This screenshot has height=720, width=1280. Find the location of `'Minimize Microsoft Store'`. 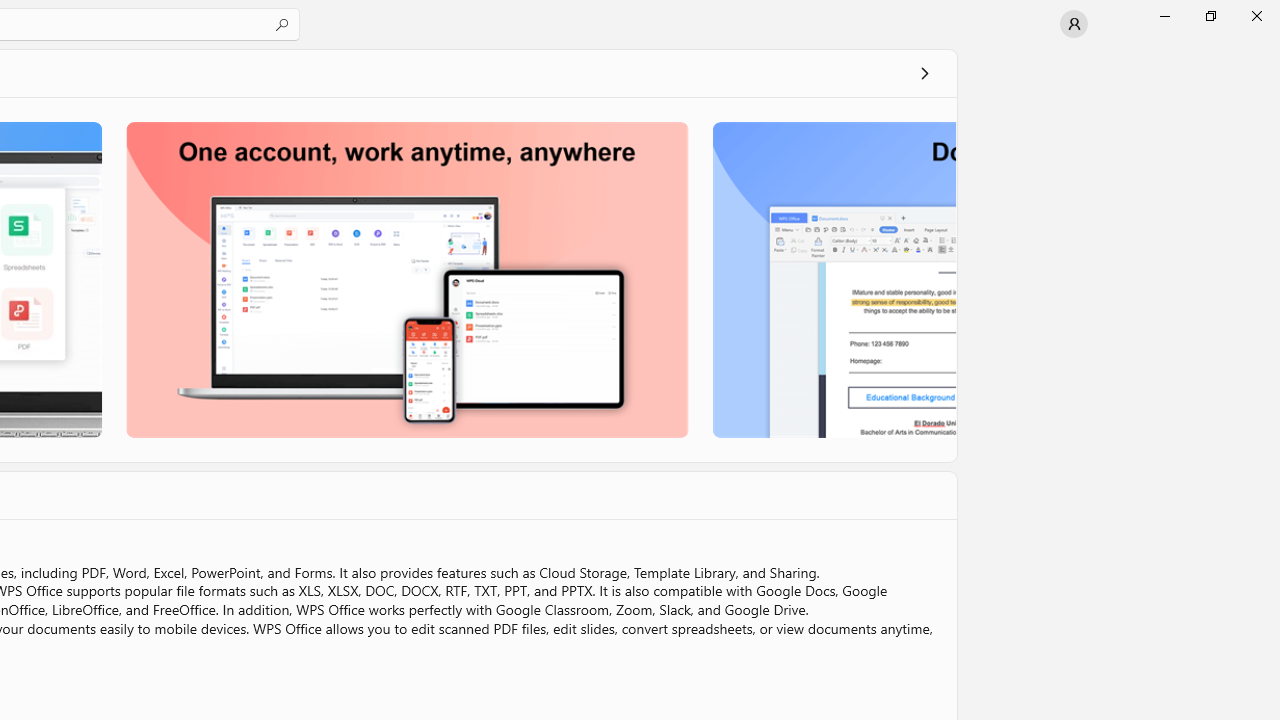

'Minimize Microsoft Store' is located at coordinates (1164, 15).